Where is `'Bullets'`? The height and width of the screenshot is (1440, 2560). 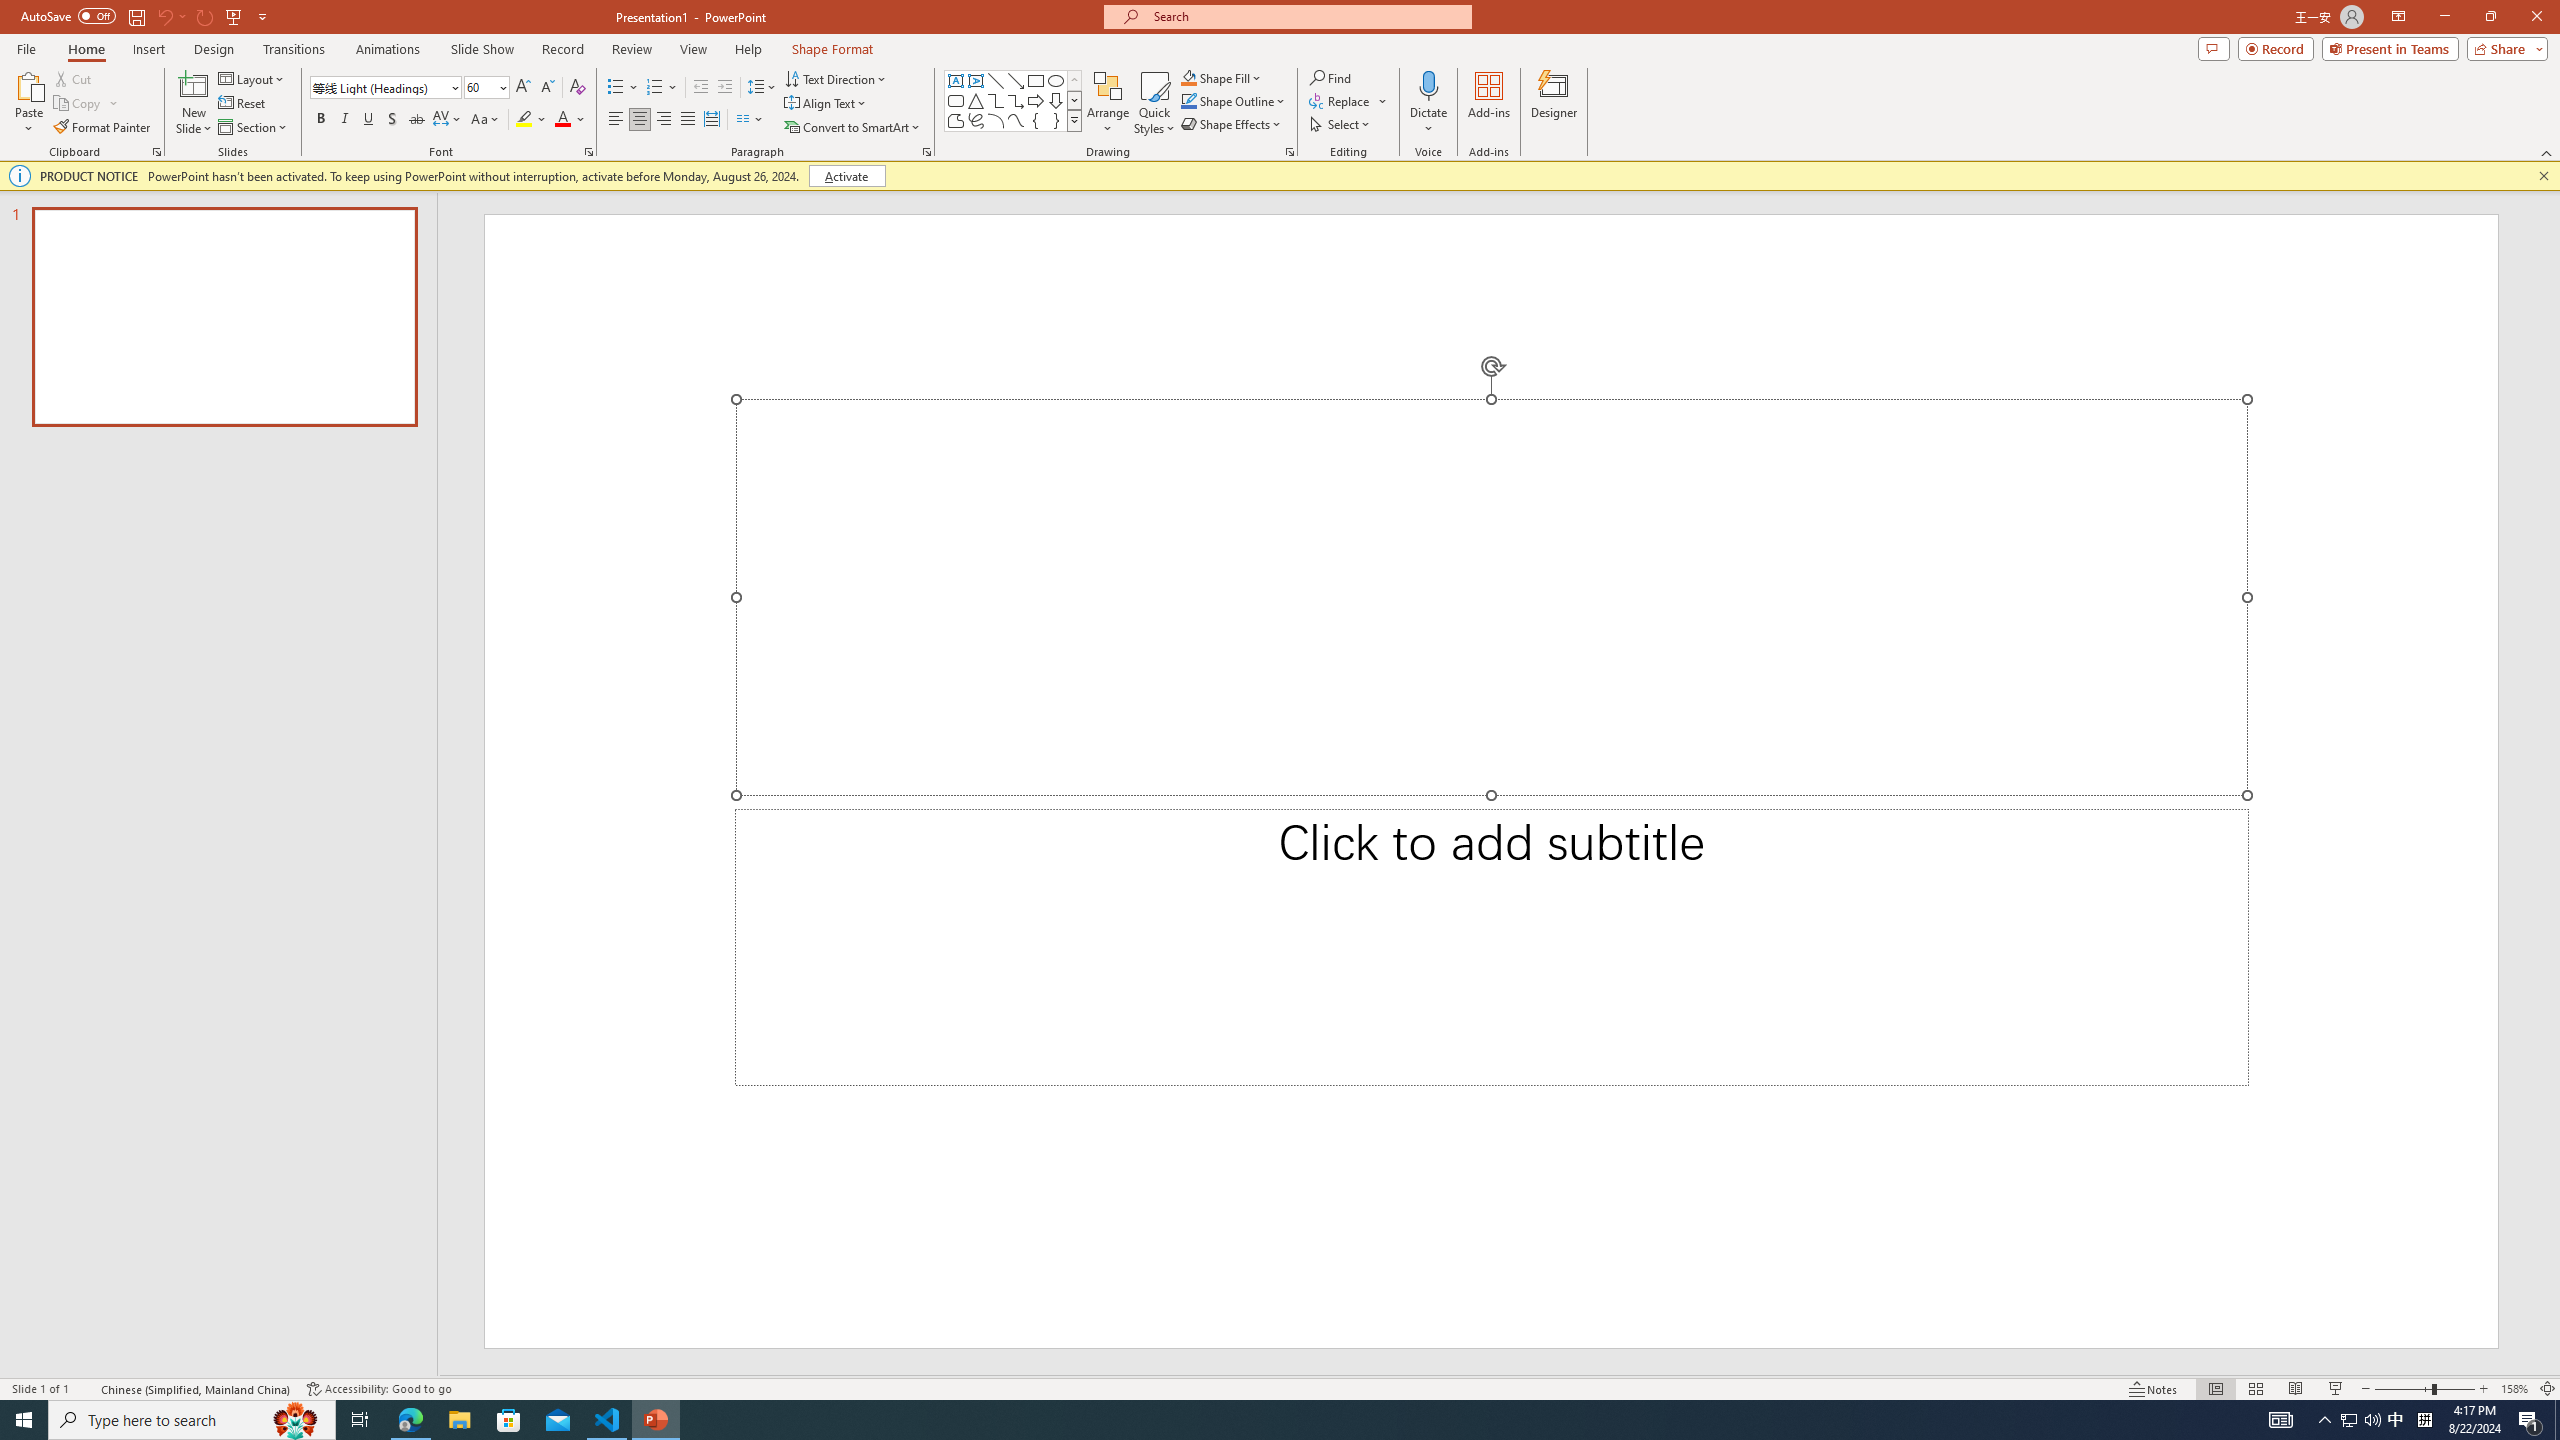 'Bullets' is located at coordinates (615, 87).